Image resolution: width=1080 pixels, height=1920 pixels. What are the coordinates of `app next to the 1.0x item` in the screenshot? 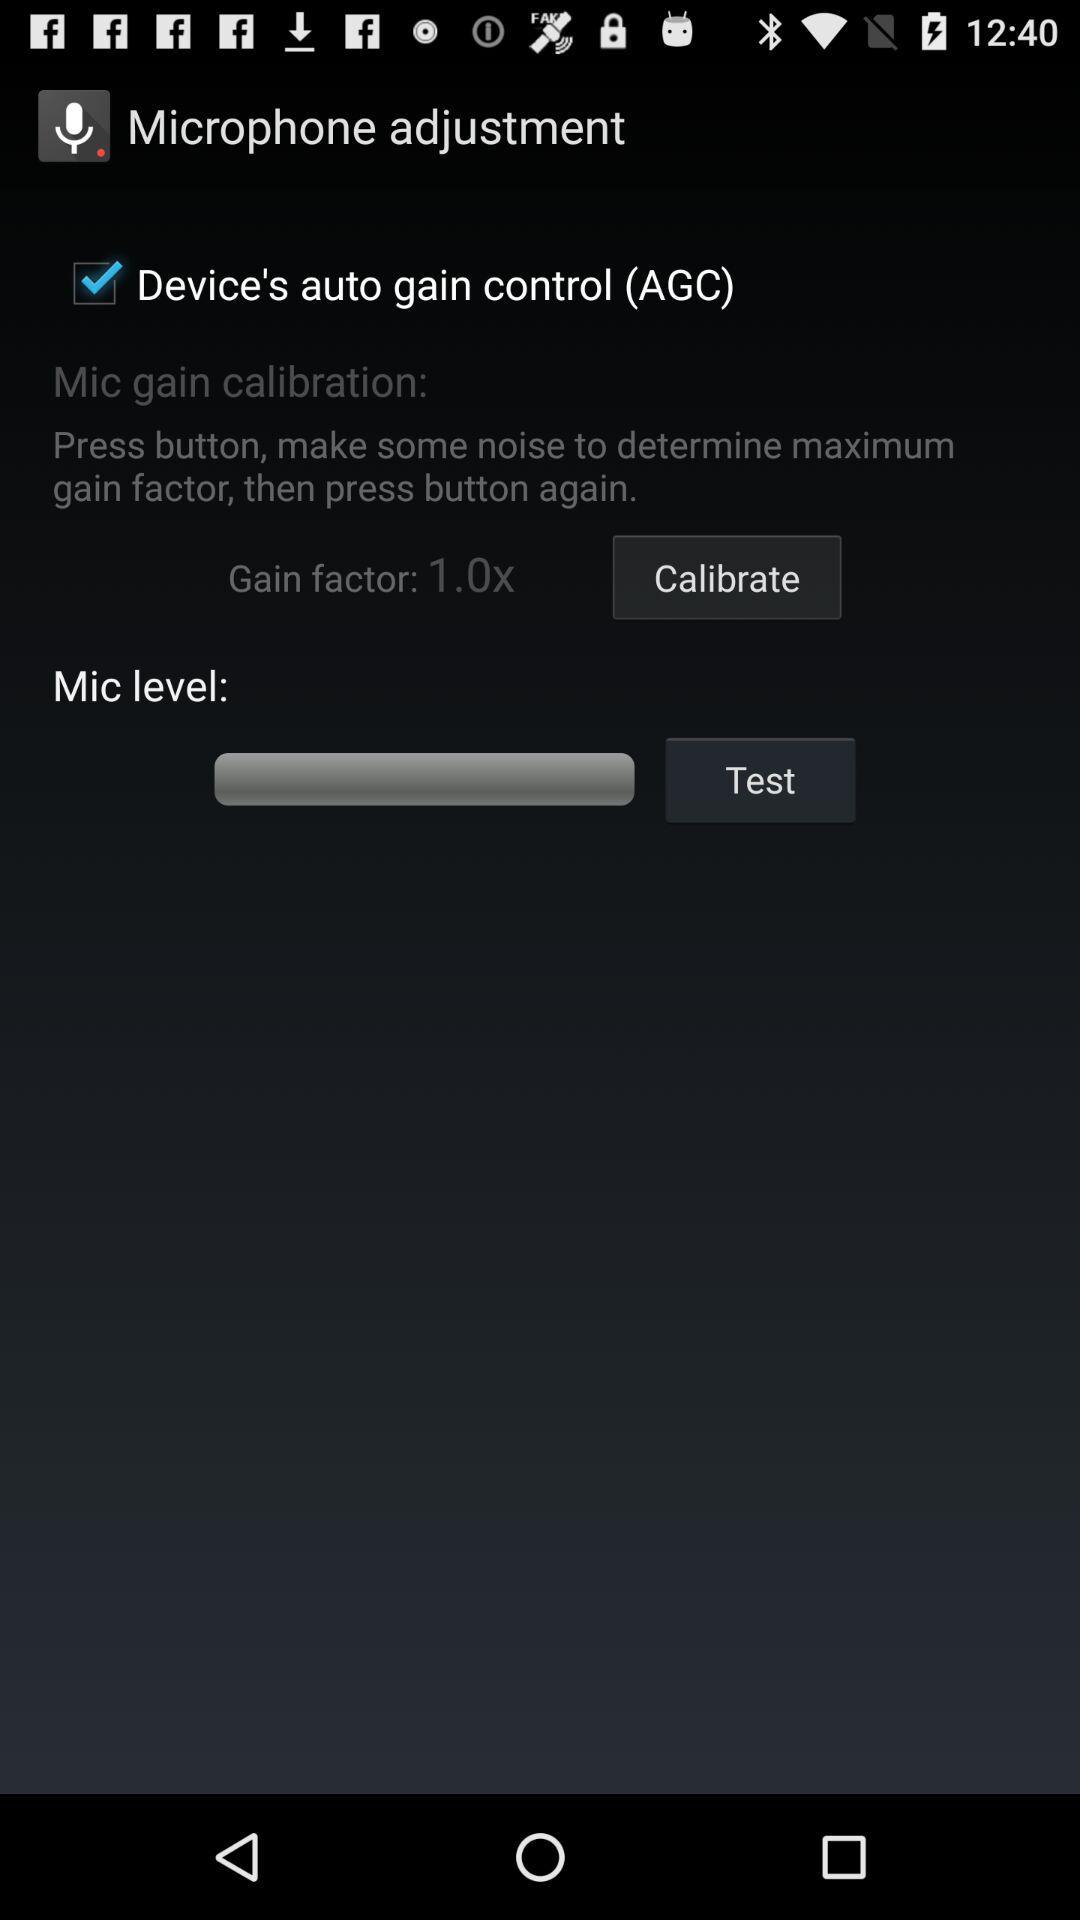 It's located at (727, 576).